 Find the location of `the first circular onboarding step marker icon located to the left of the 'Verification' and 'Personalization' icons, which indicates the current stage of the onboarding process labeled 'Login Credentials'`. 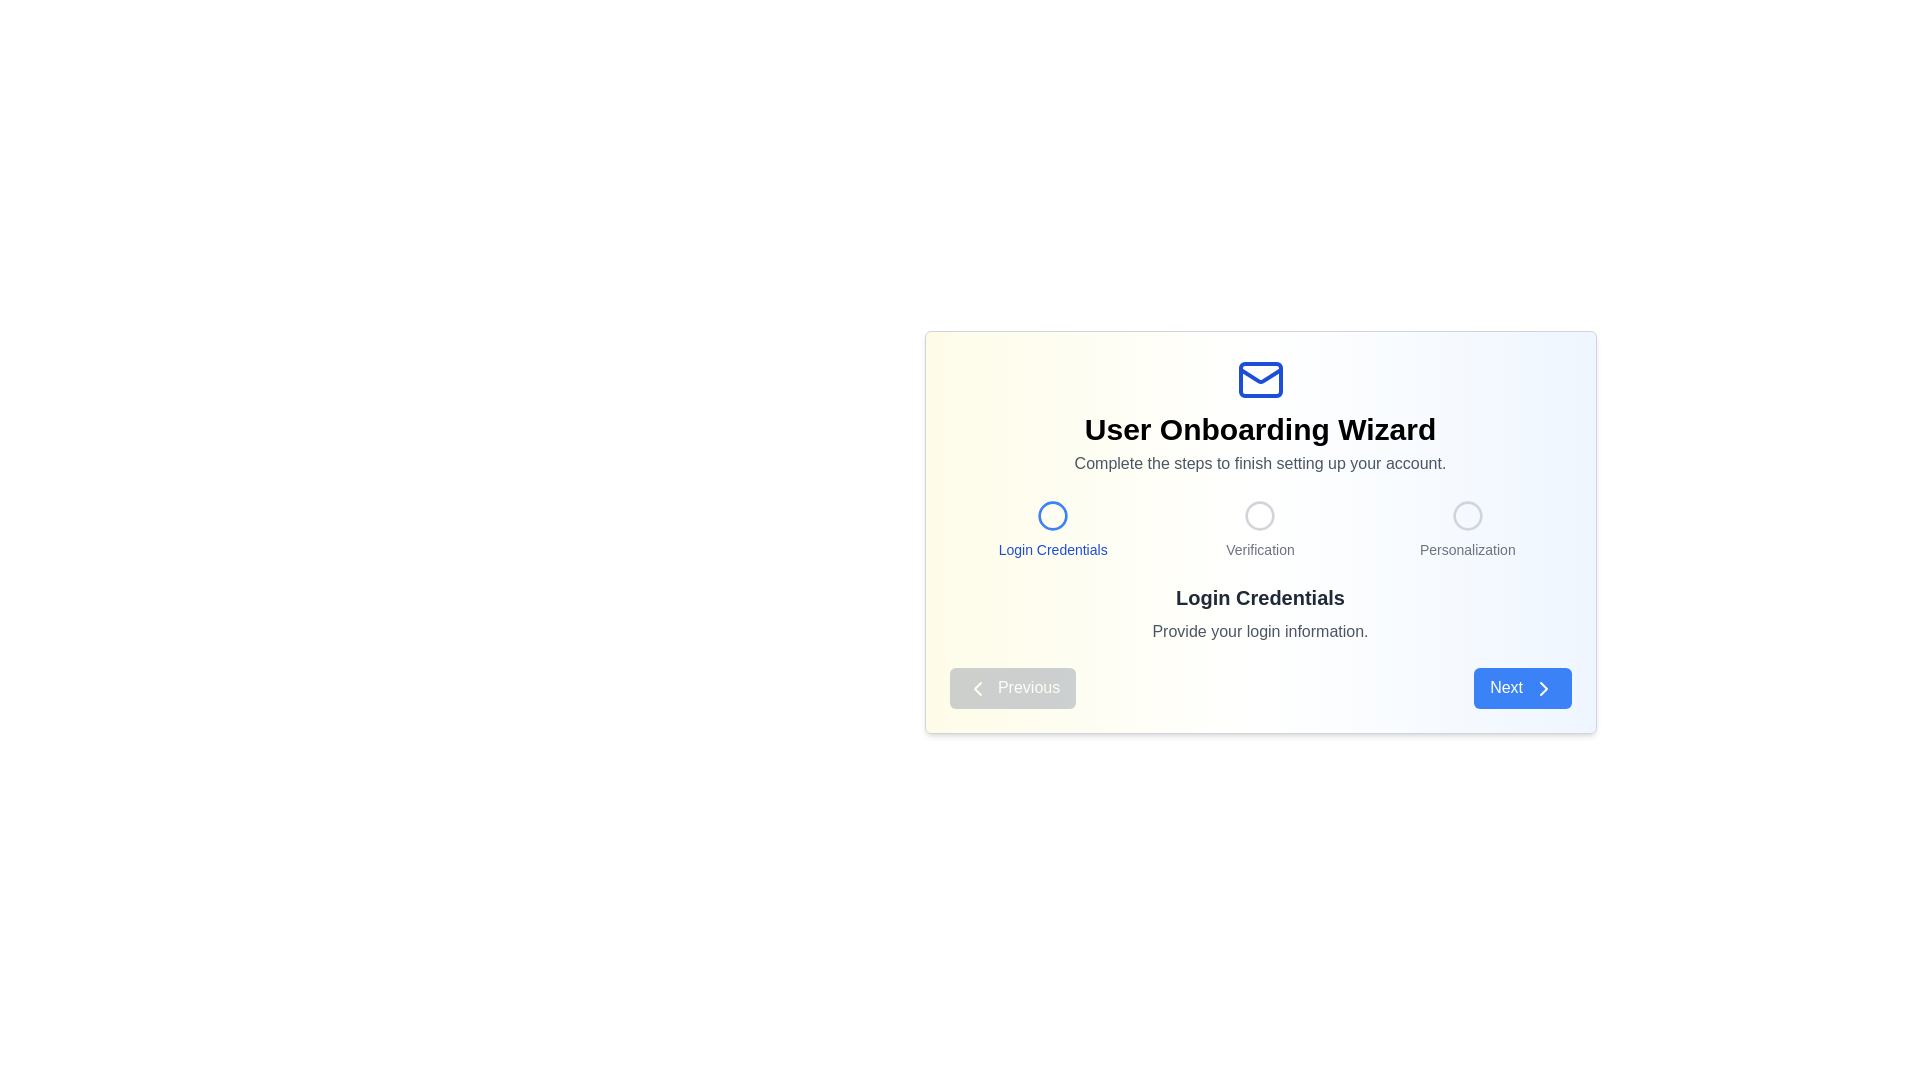

the first circular onboarding step marker icon located to the left of the 'Verification' and 'Personalization' icons, which indicates the current stage of the onboarding process labeled 'Login Credentials' is located at coordinates (1052, 515).